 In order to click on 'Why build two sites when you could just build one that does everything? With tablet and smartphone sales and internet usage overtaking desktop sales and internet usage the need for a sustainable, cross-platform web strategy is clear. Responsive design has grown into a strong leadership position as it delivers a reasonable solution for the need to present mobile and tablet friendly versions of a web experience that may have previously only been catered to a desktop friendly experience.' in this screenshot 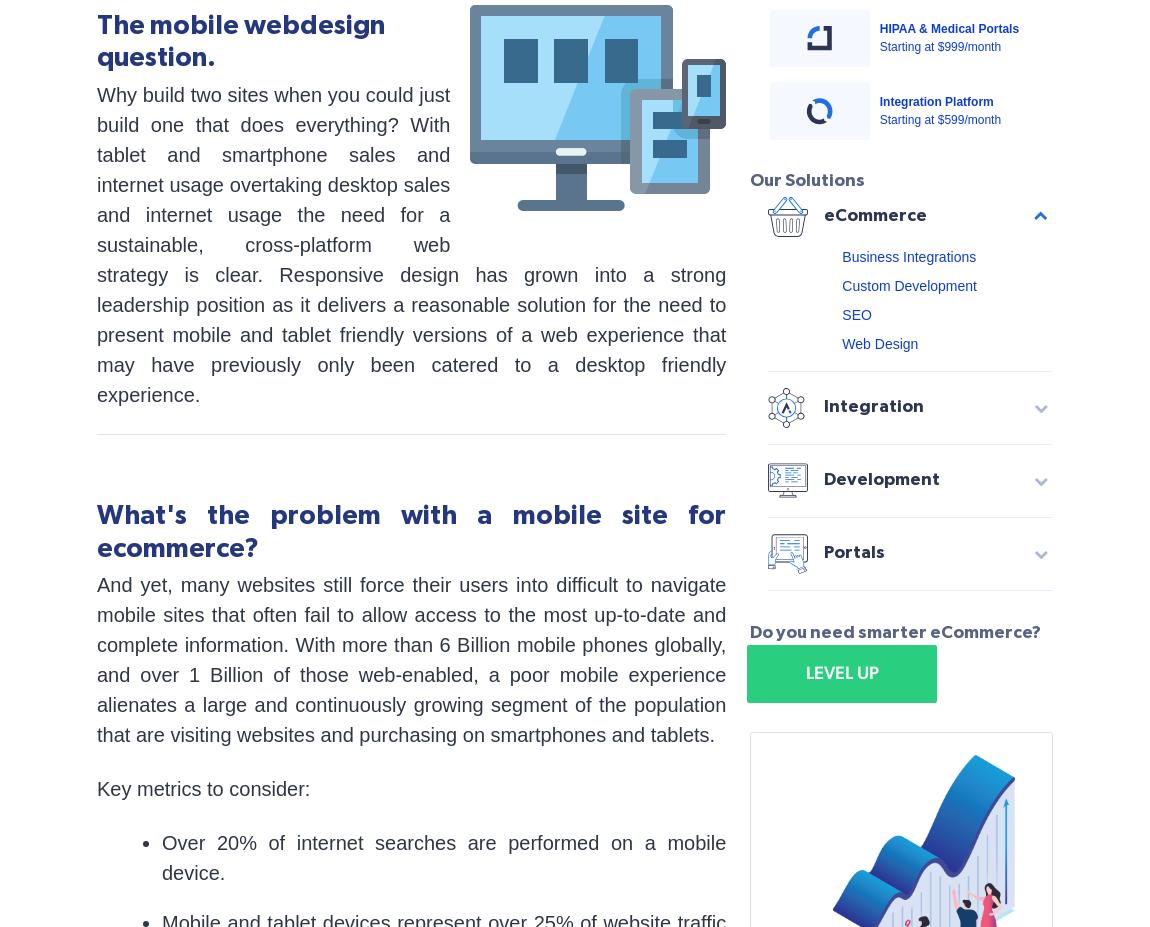, I will do `click(411, 243)`.